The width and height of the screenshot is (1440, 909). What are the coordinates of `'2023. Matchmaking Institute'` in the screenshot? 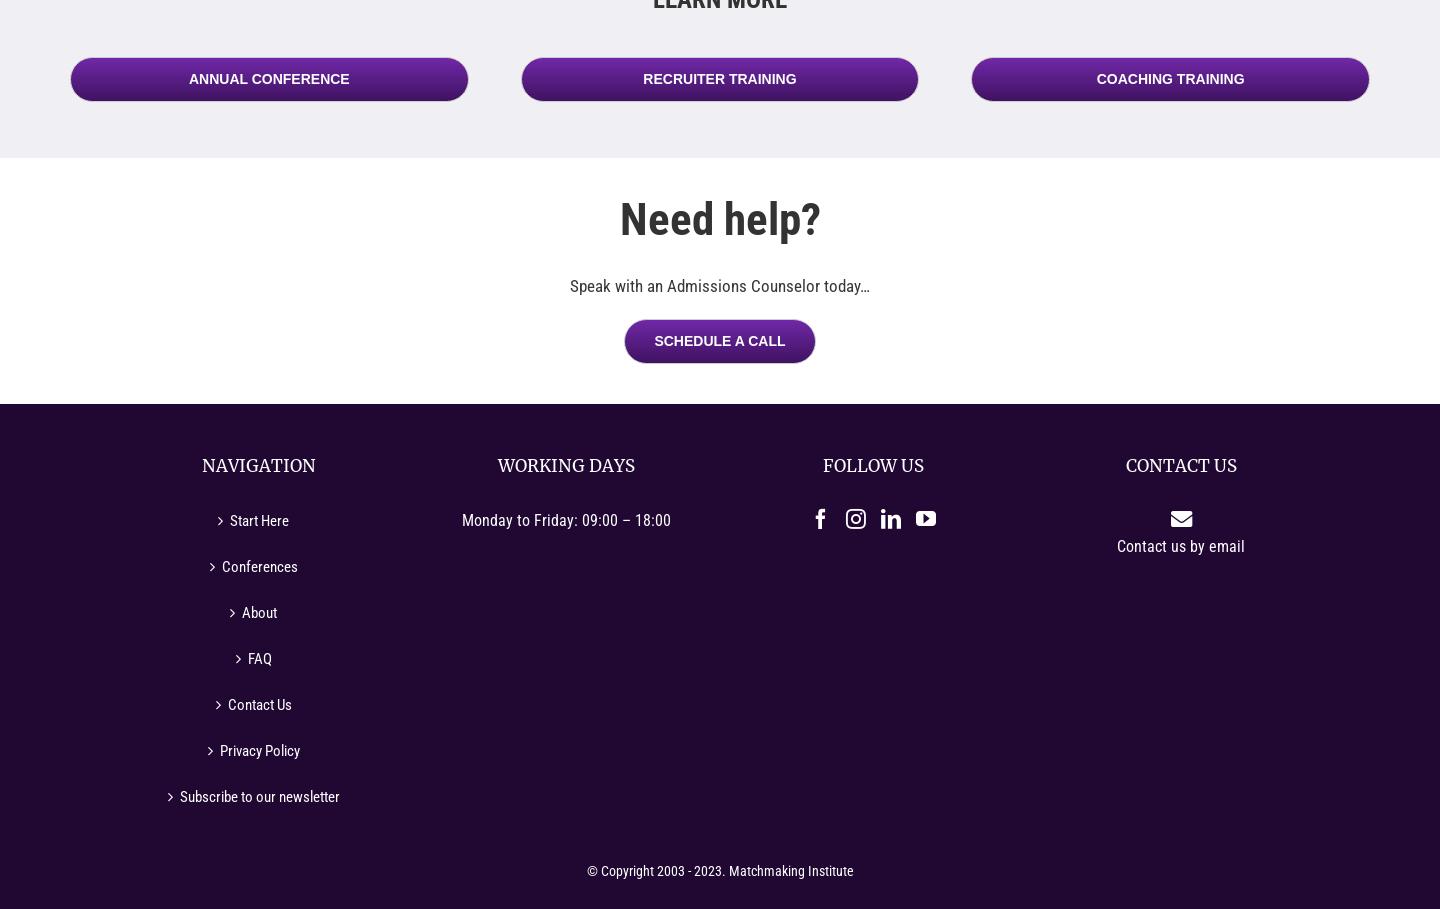 It's located at (693, 869).